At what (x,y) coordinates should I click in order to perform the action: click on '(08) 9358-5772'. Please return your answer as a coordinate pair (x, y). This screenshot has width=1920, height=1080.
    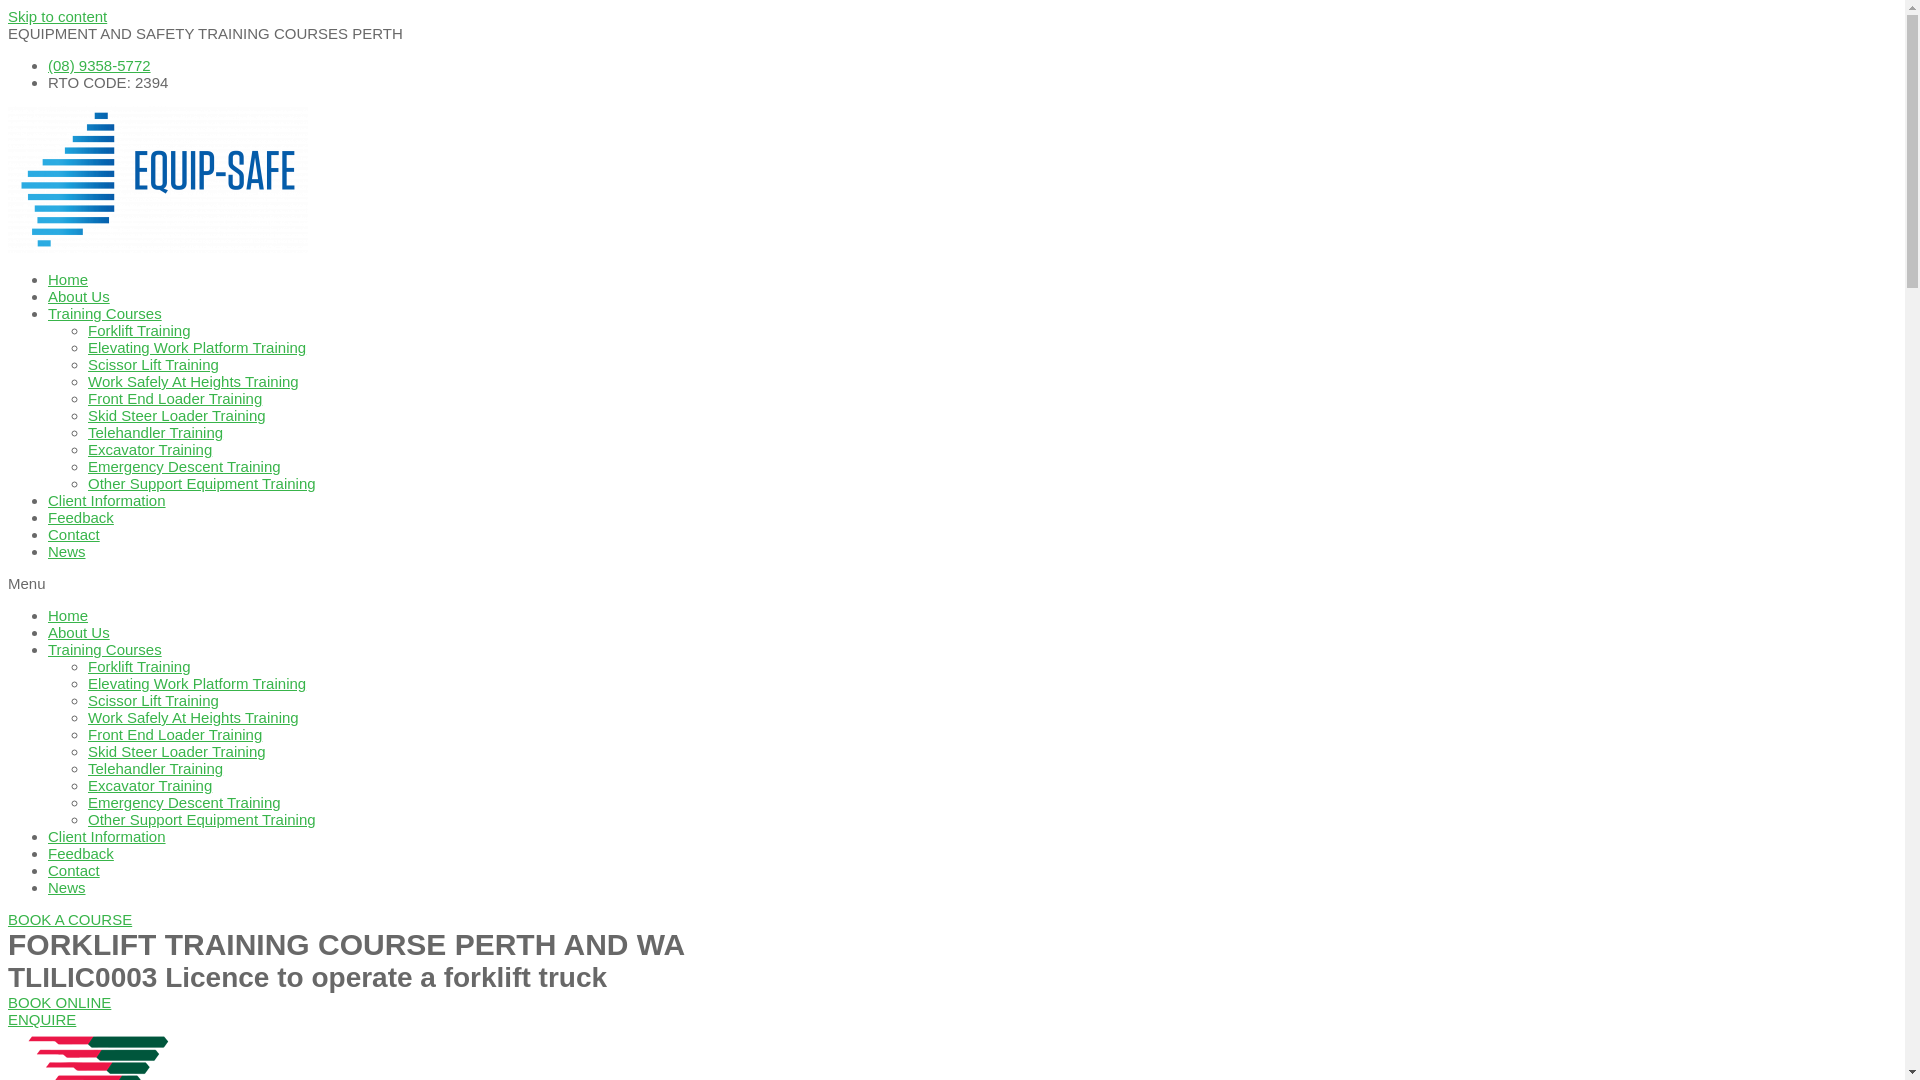
    Looking at the image, I should click on (98, 64).